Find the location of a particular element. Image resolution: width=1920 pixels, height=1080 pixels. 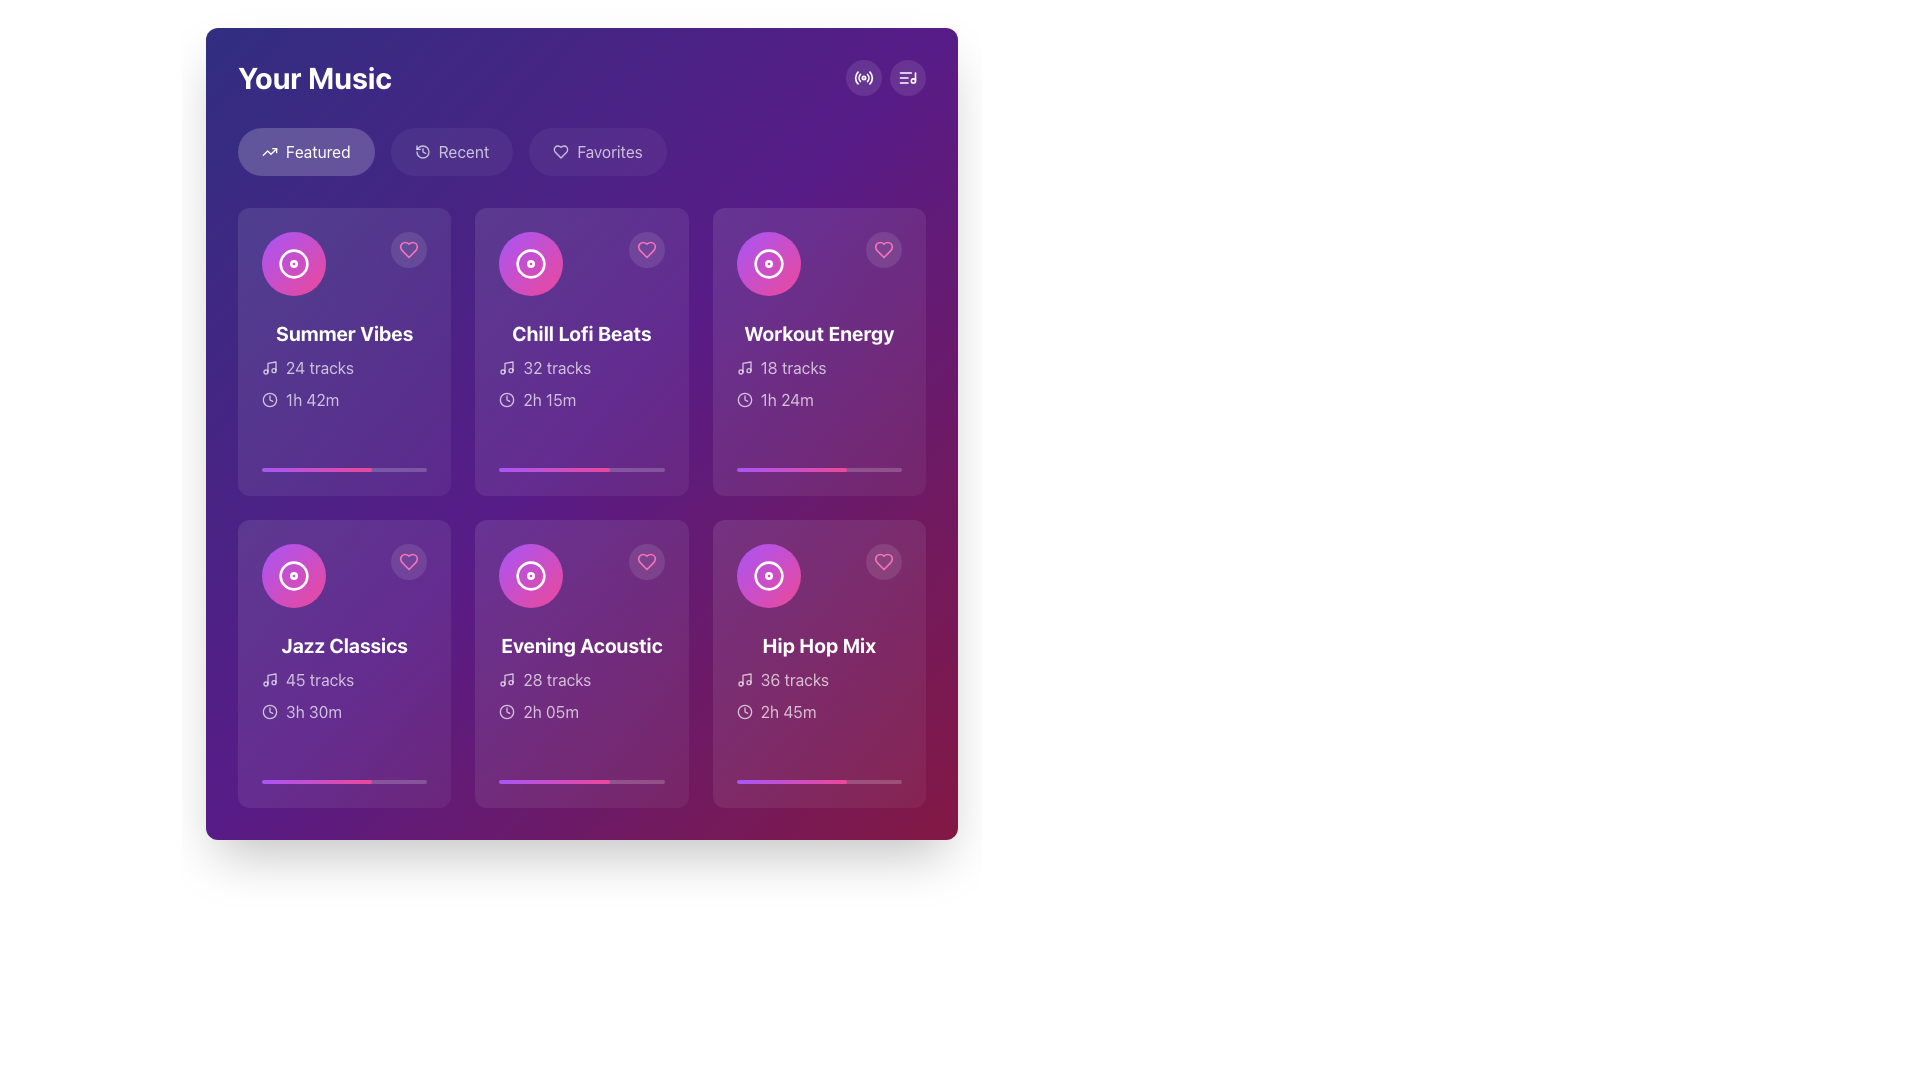

the circular icon button located in the top-right corner of the interface is located at coordinates (864, 76).